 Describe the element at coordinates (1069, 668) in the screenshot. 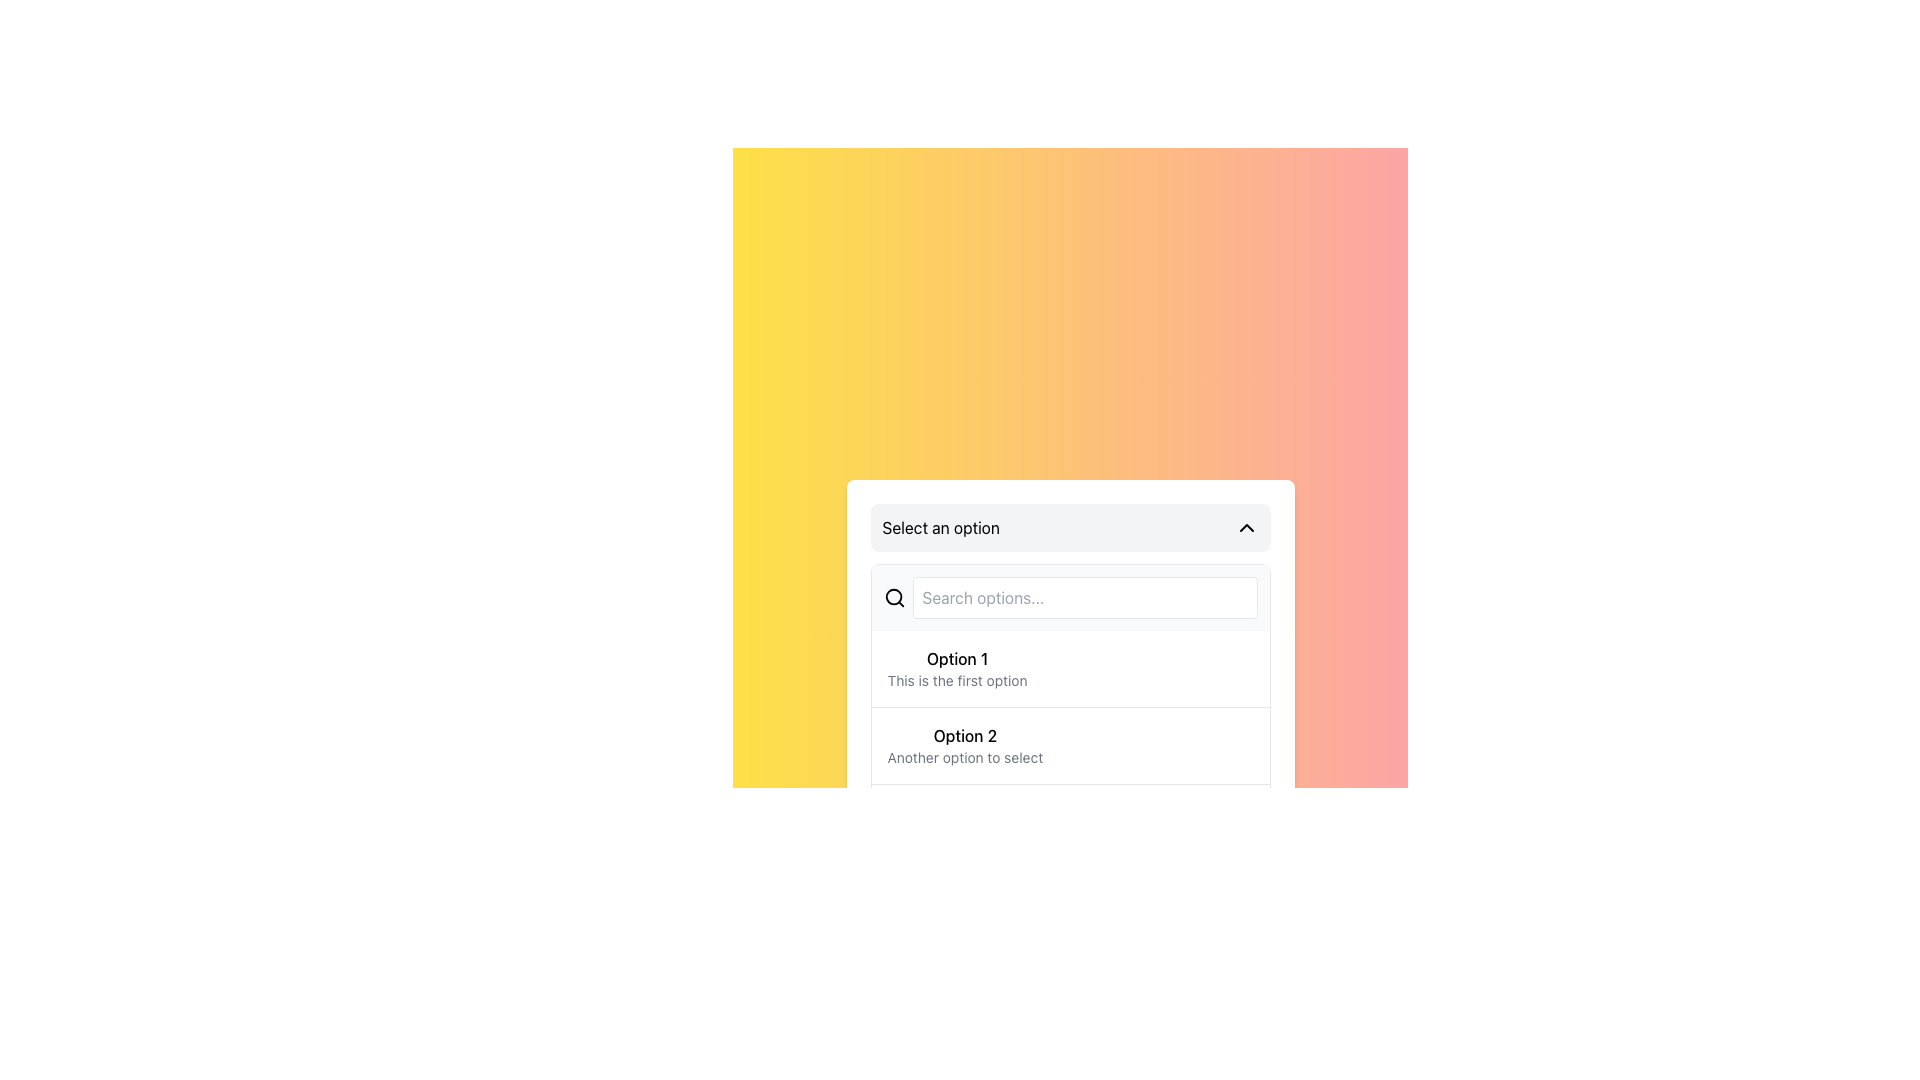

I see `the first item of the dropdown menu` at that location.